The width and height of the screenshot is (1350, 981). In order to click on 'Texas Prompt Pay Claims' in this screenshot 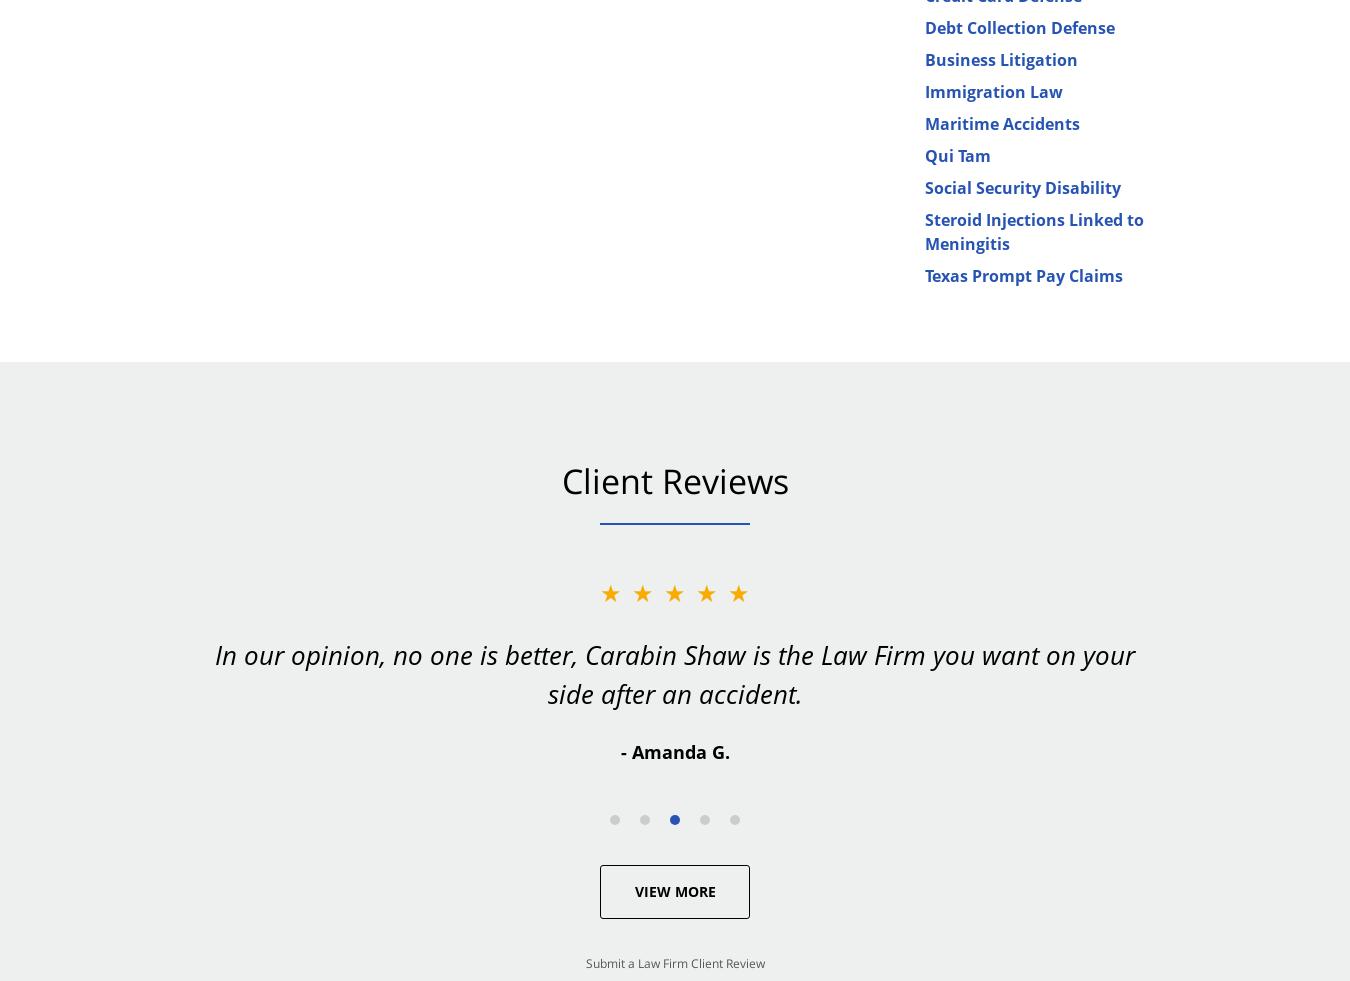, I will do `click(1023, 273)`.